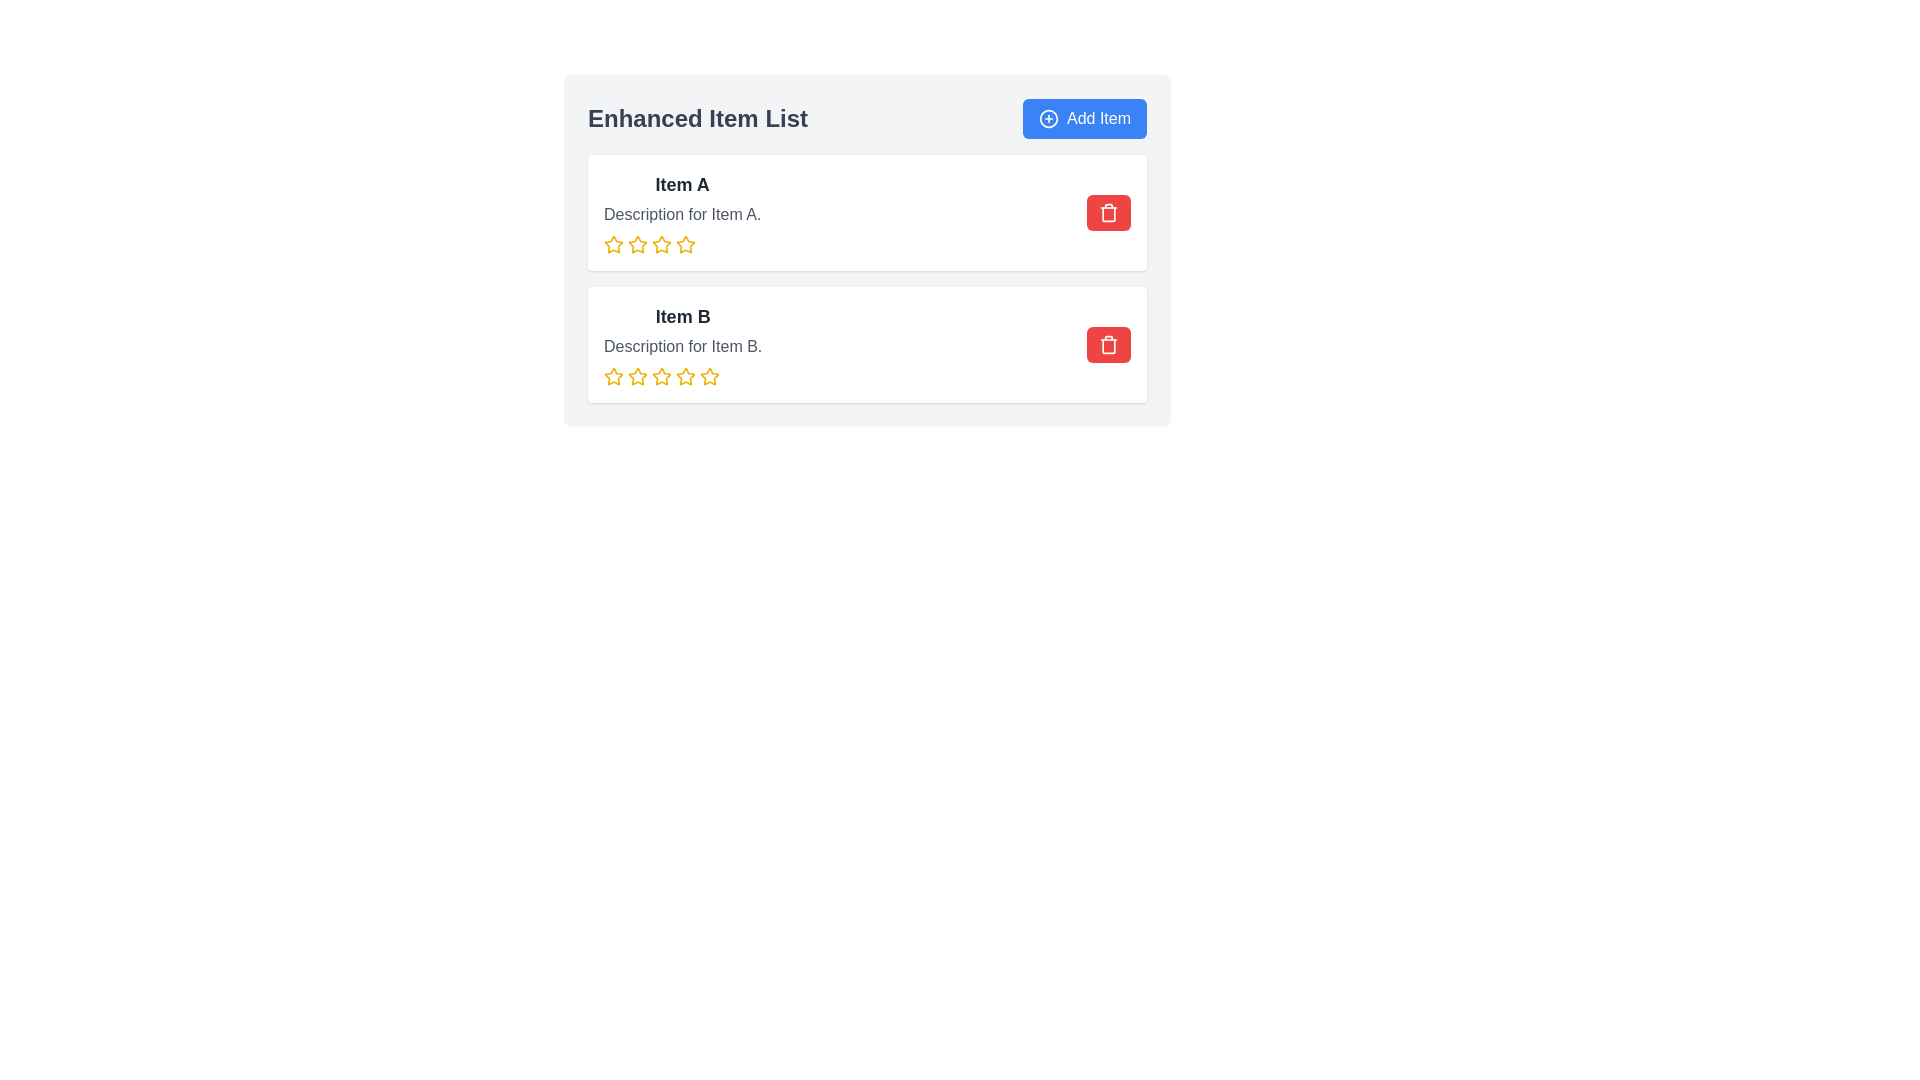 The width and height of the screenshot is (1920, 1080). What do you see at coordinates (683, 343) in the screenshot?
I see `descriptive text of the Text block with rating indicators that displays information about 'Item B'` at bounding box center [683, 343].